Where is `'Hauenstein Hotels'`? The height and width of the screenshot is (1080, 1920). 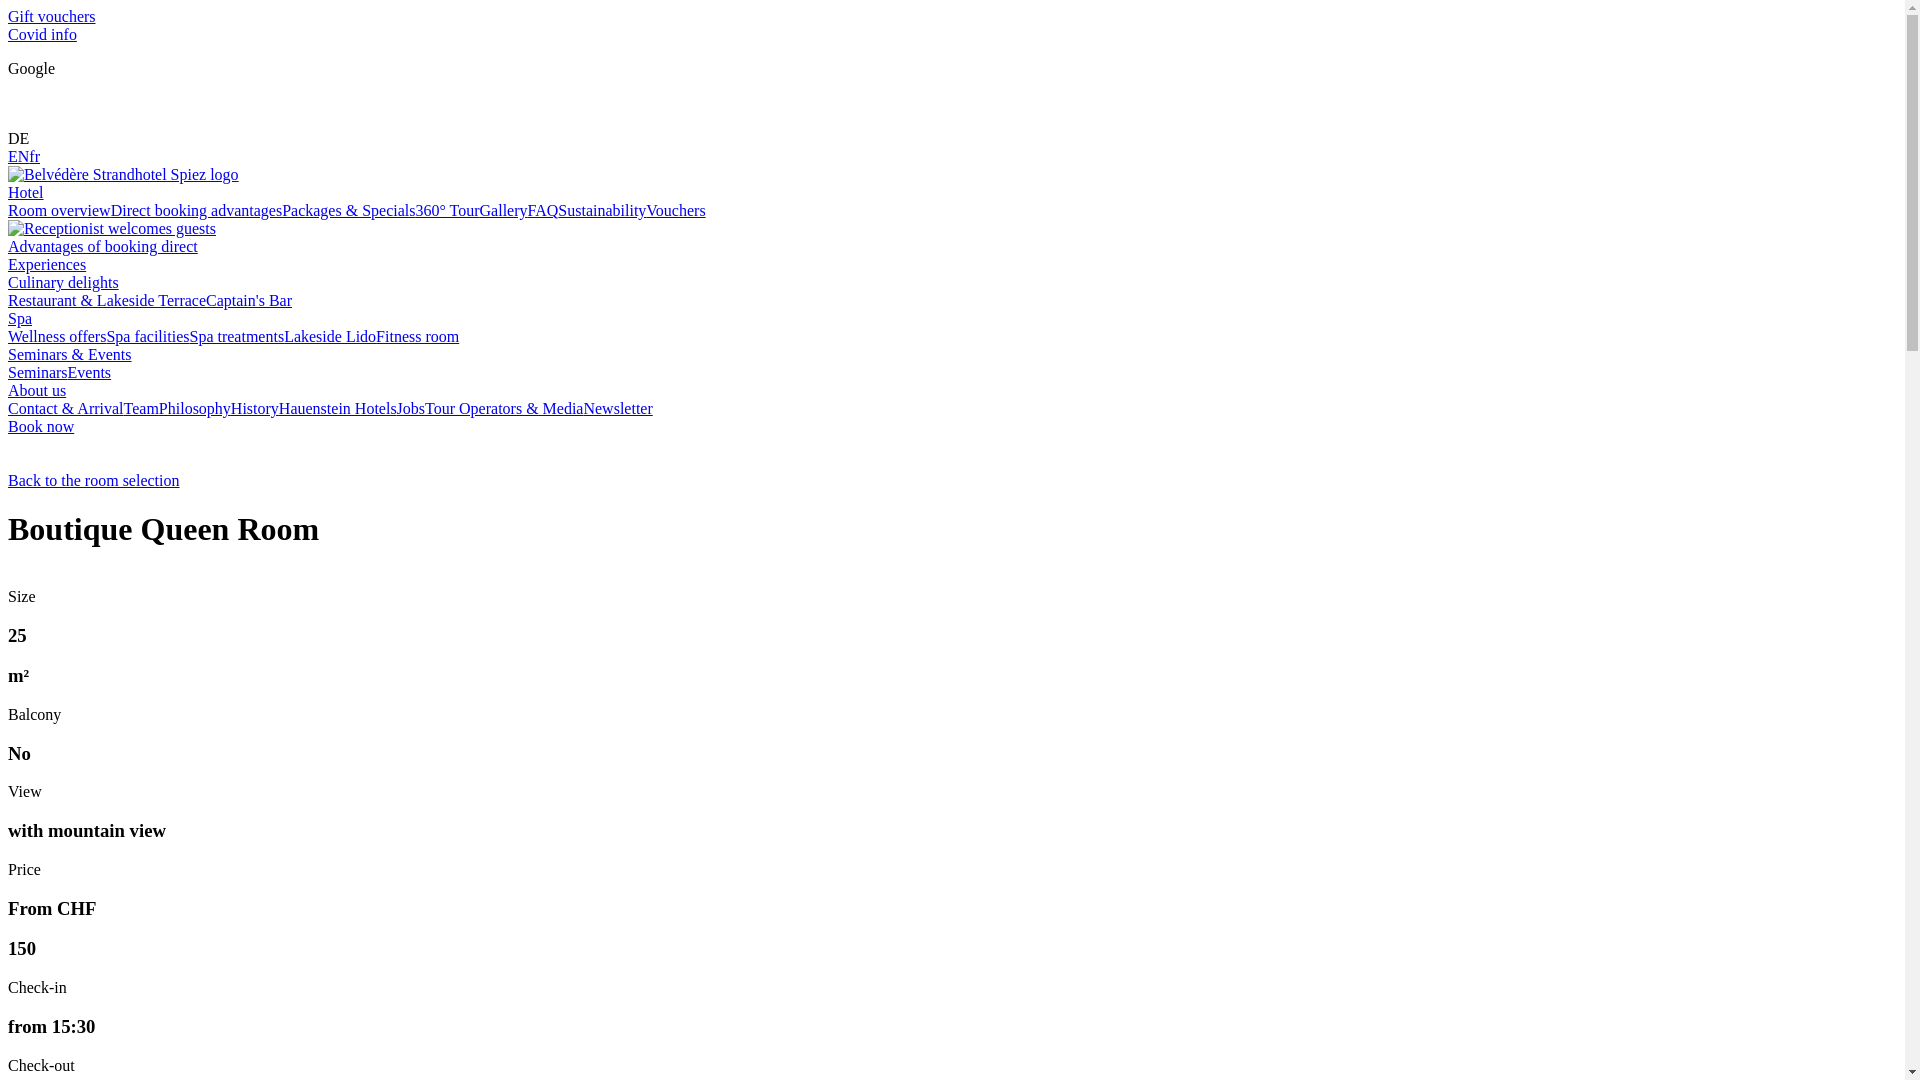 'Hauenstein Hotels' is located at coordinates (337, 407).